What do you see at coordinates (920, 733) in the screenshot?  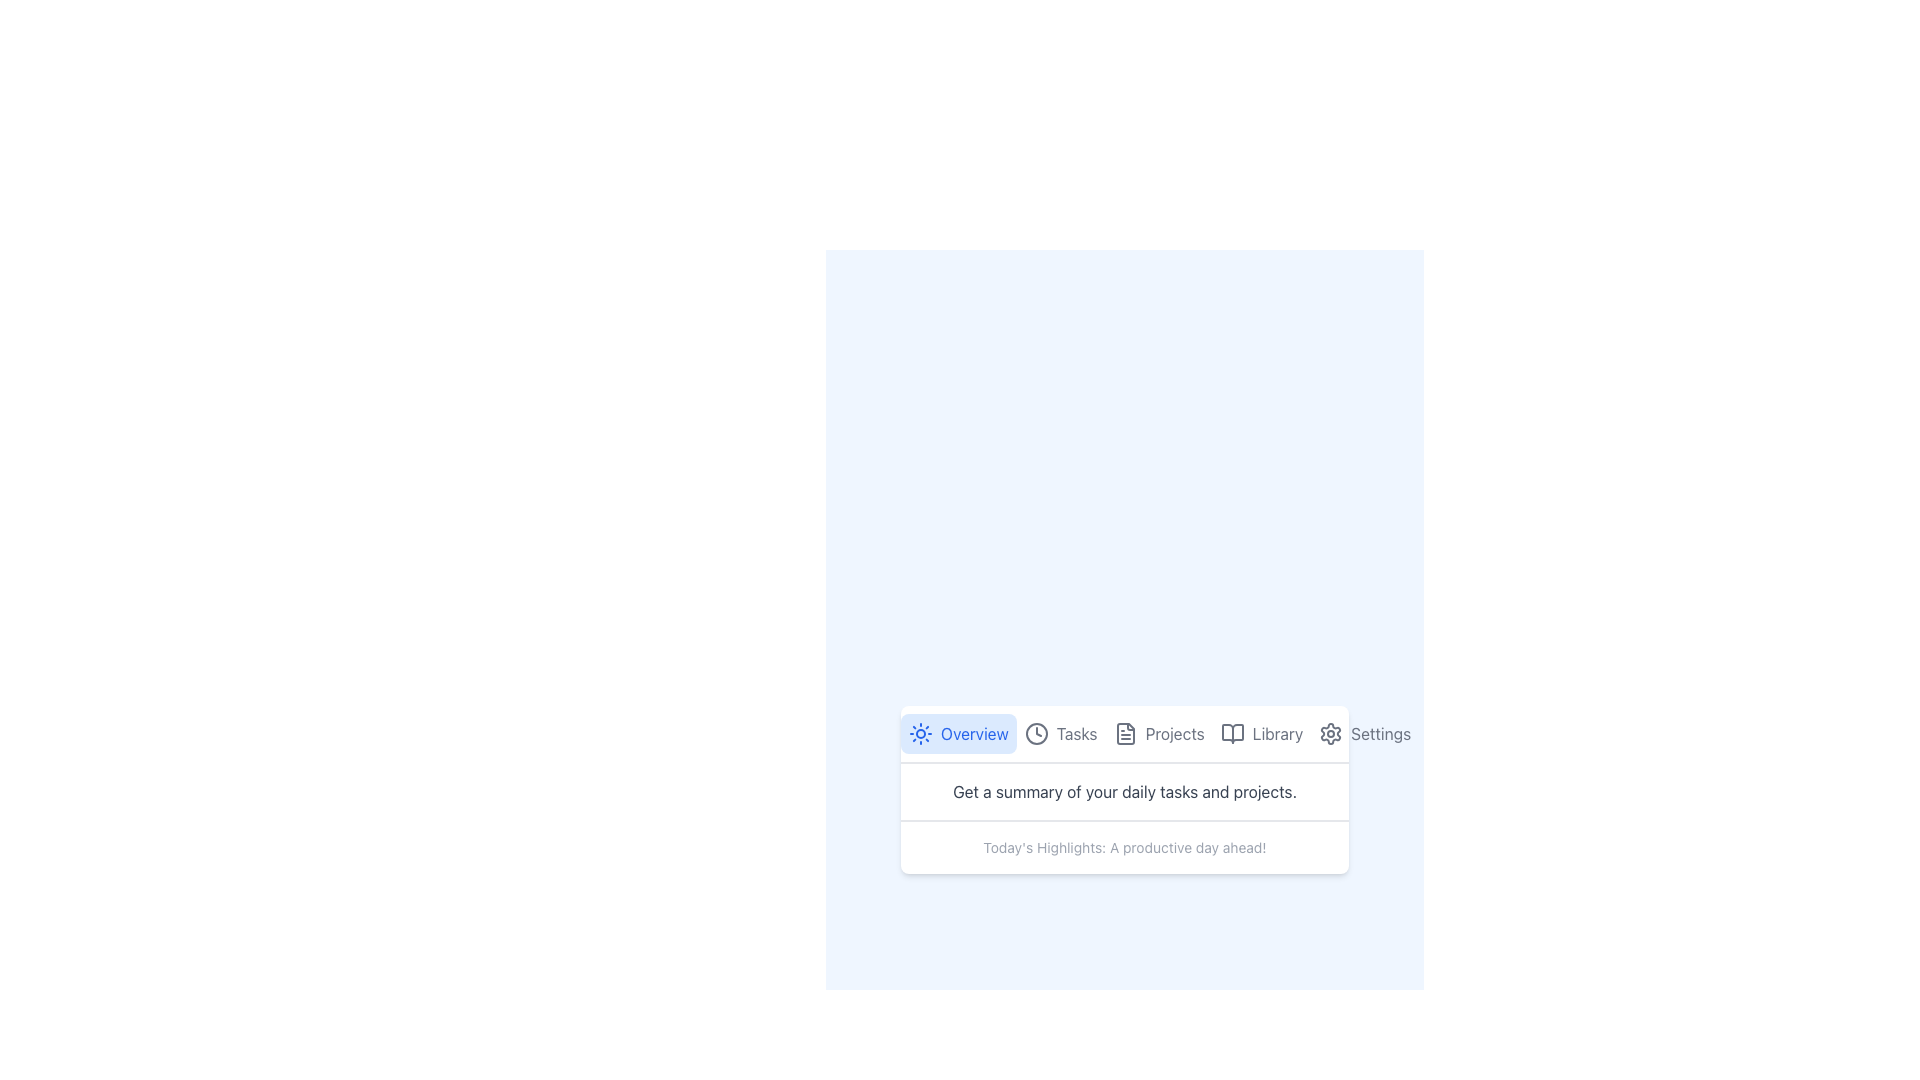 I see `the circular sun icon in the Overview section` at bounding box center [920, 733].